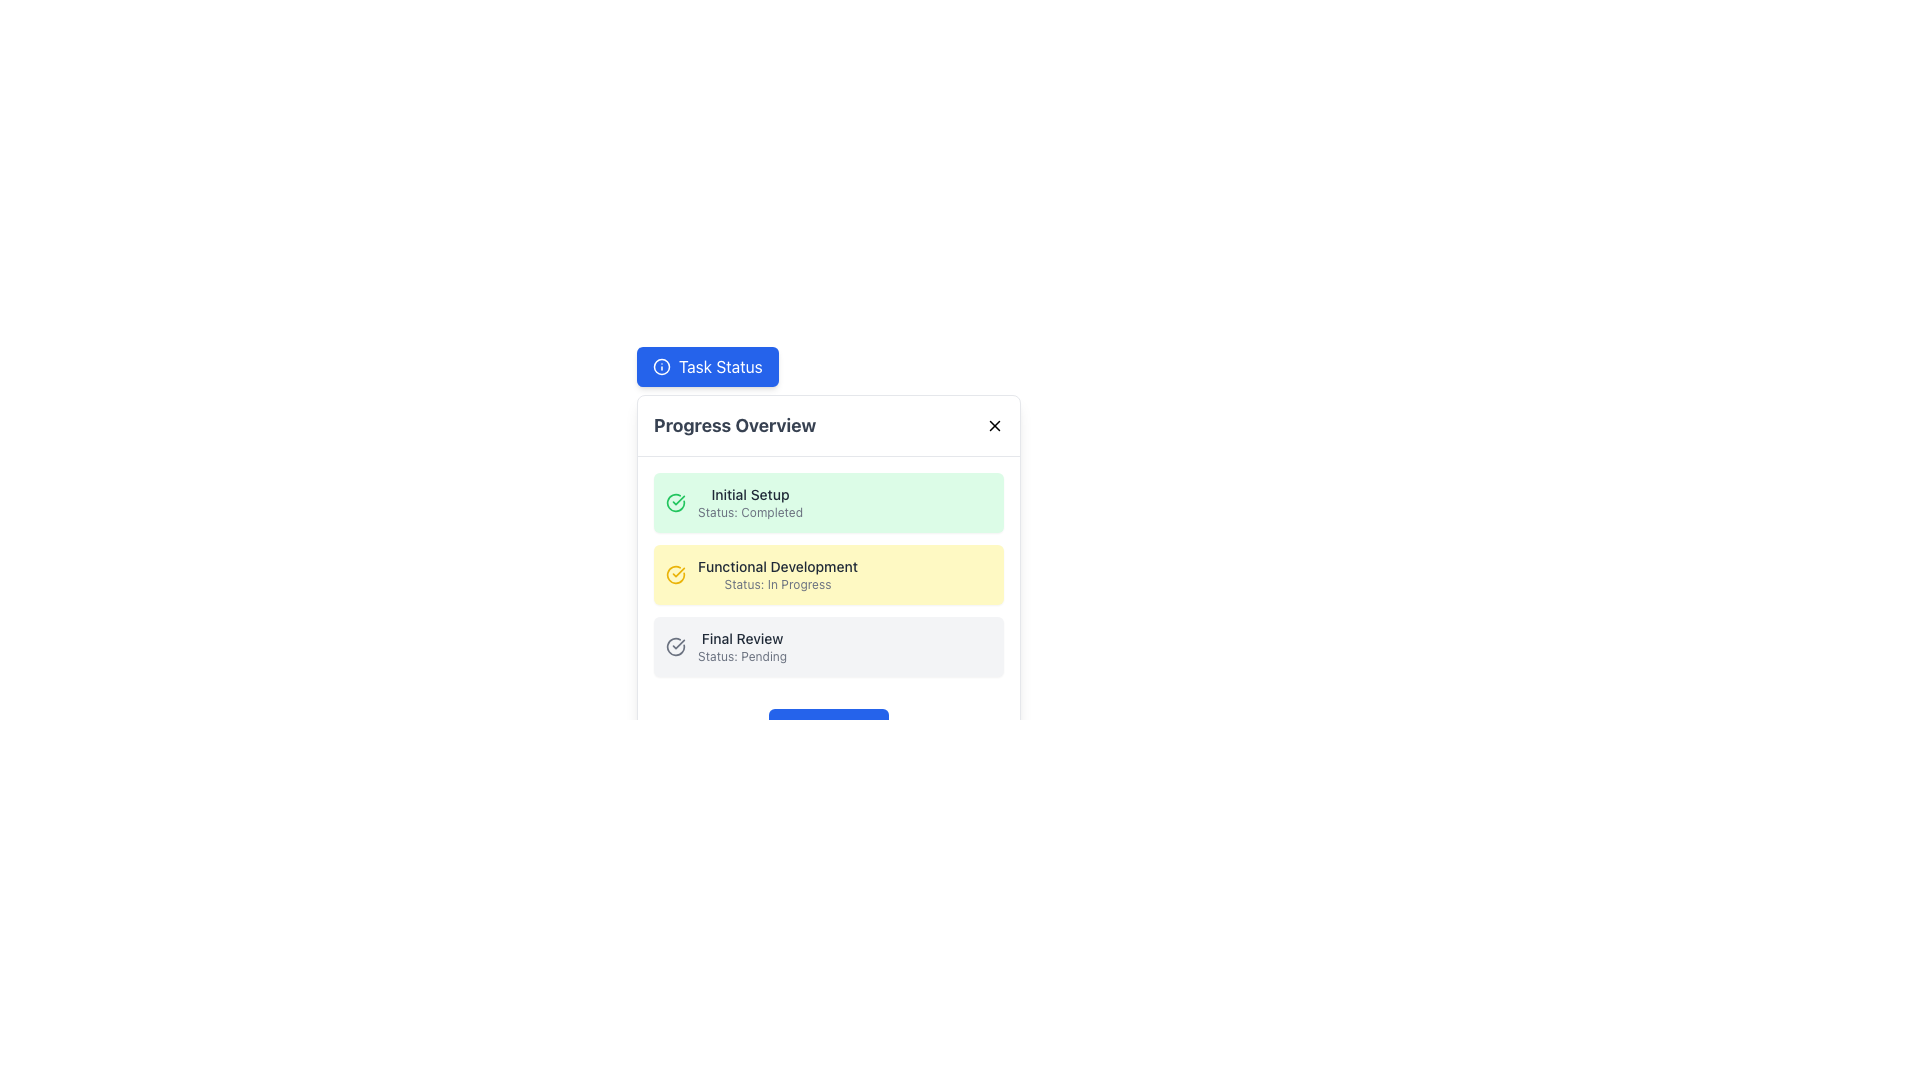  What do you see at coordinates (734, 424) in the screenshot?
I see `the text label displaying 'Progress Overview' which is styled with a bold, large font and gray color (#4A4A4A) in the header section of a card-styled component` at bounding box center [734, 424].